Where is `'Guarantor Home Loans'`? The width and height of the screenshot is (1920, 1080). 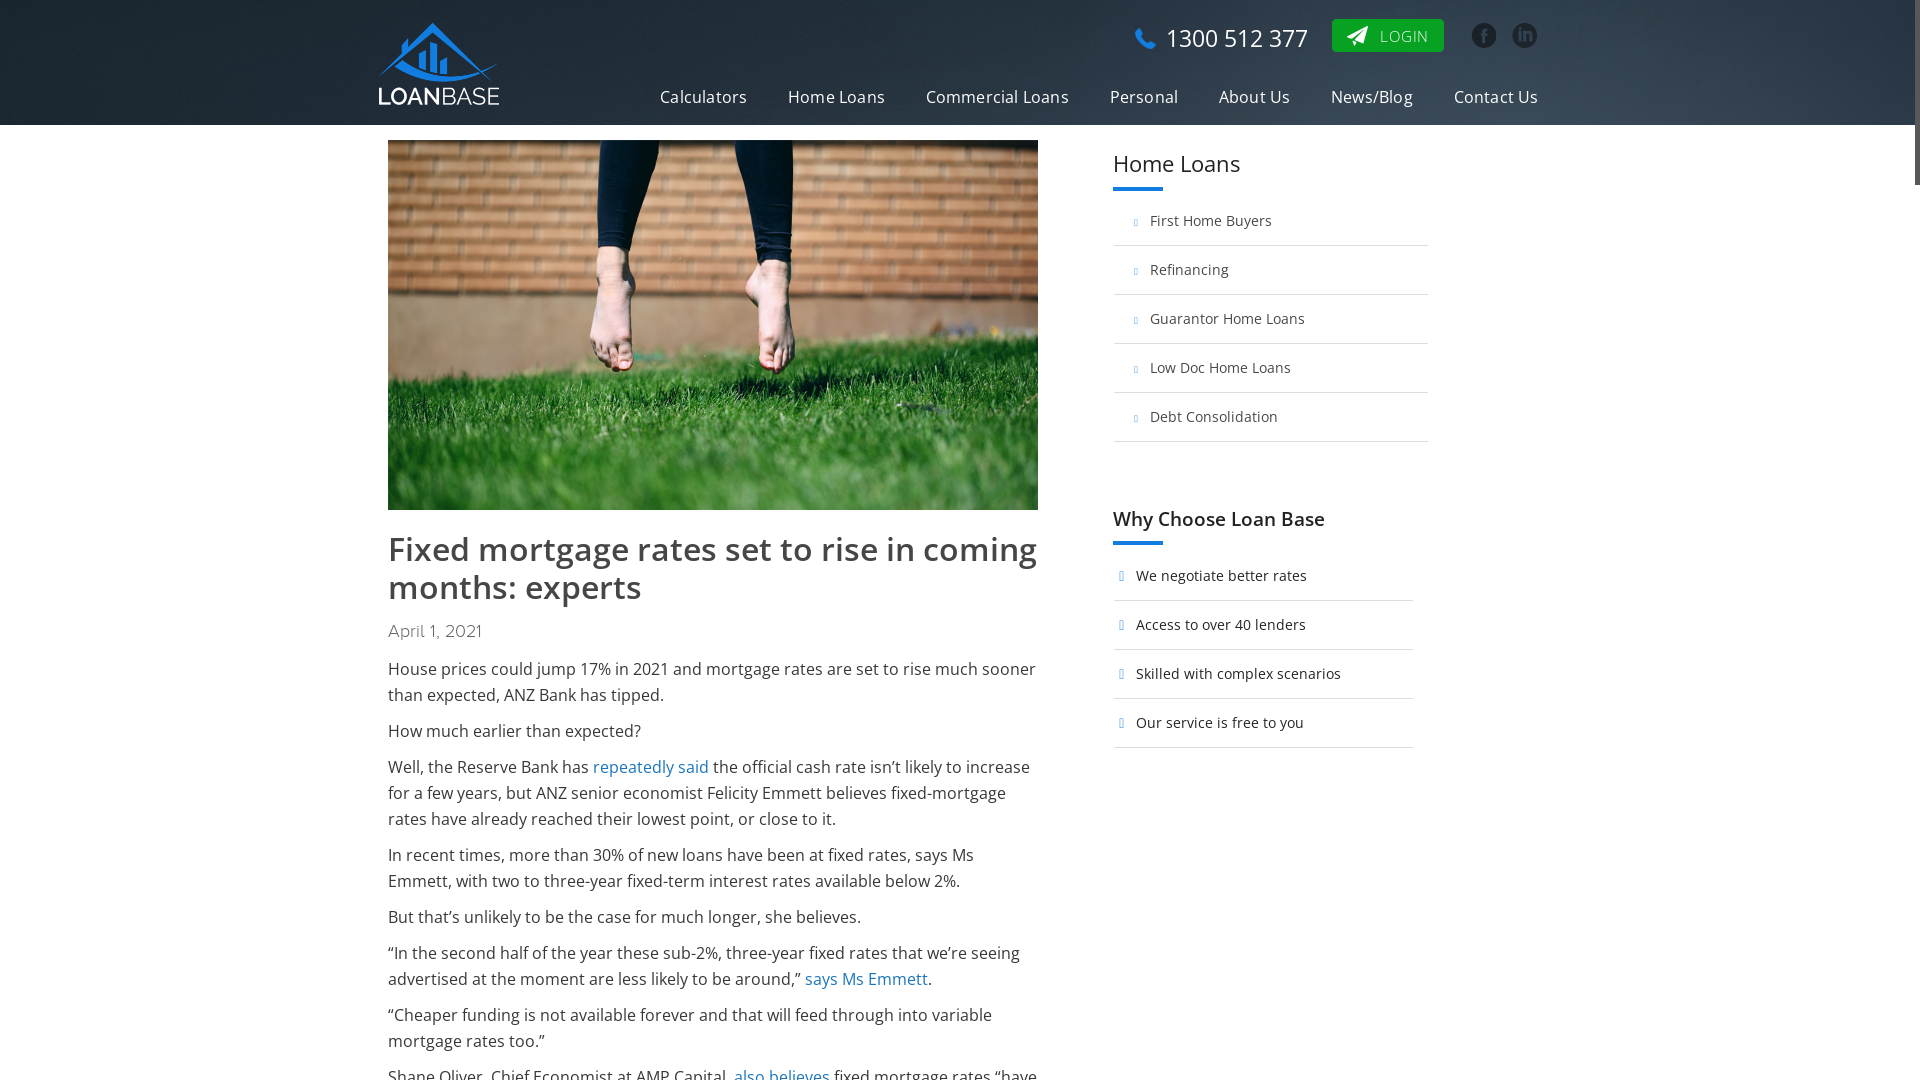 'Guarantor Home Loans' is located at coordinates (1269, 318).